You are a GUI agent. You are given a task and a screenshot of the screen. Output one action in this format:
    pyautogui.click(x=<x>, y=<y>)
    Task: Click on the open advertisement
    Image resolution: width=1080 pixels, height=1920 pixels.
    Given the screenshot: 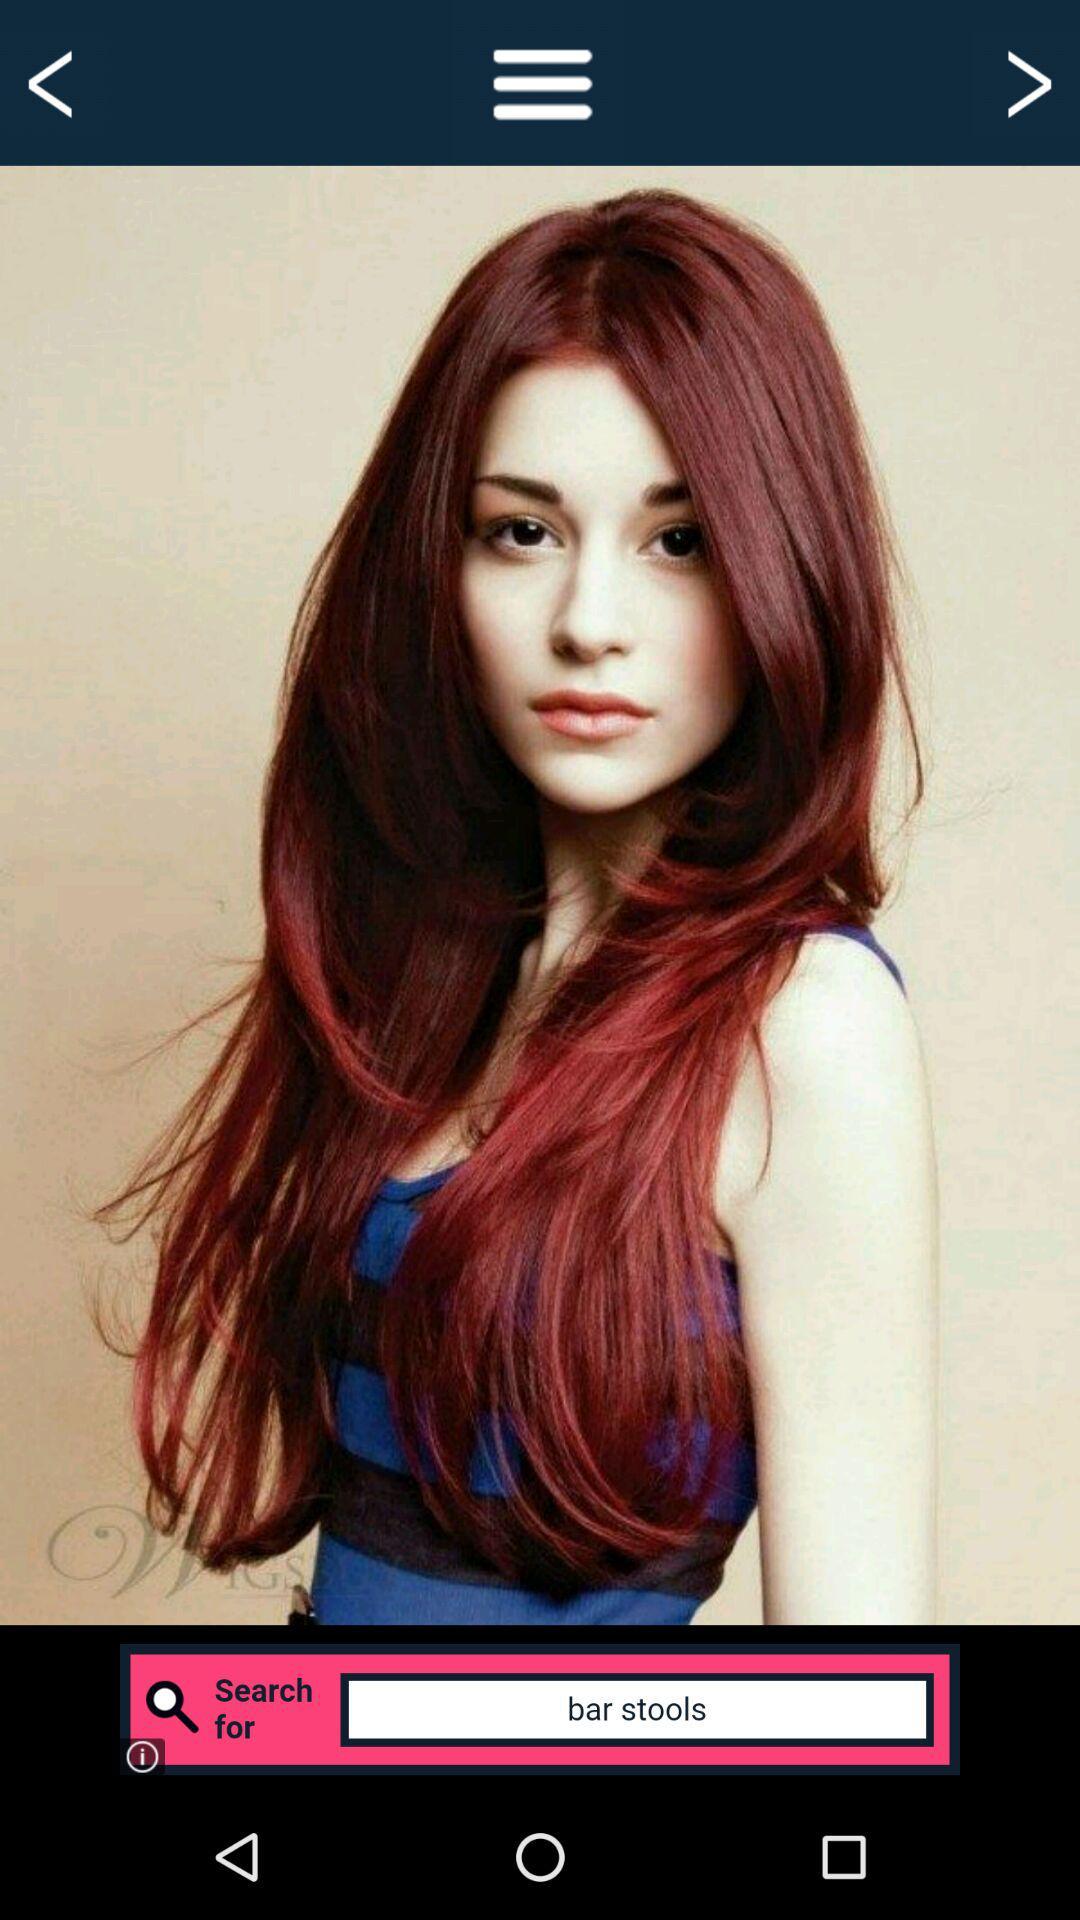 What is the action you would take?
    pyautogui.click(x=540, y=1708)
    